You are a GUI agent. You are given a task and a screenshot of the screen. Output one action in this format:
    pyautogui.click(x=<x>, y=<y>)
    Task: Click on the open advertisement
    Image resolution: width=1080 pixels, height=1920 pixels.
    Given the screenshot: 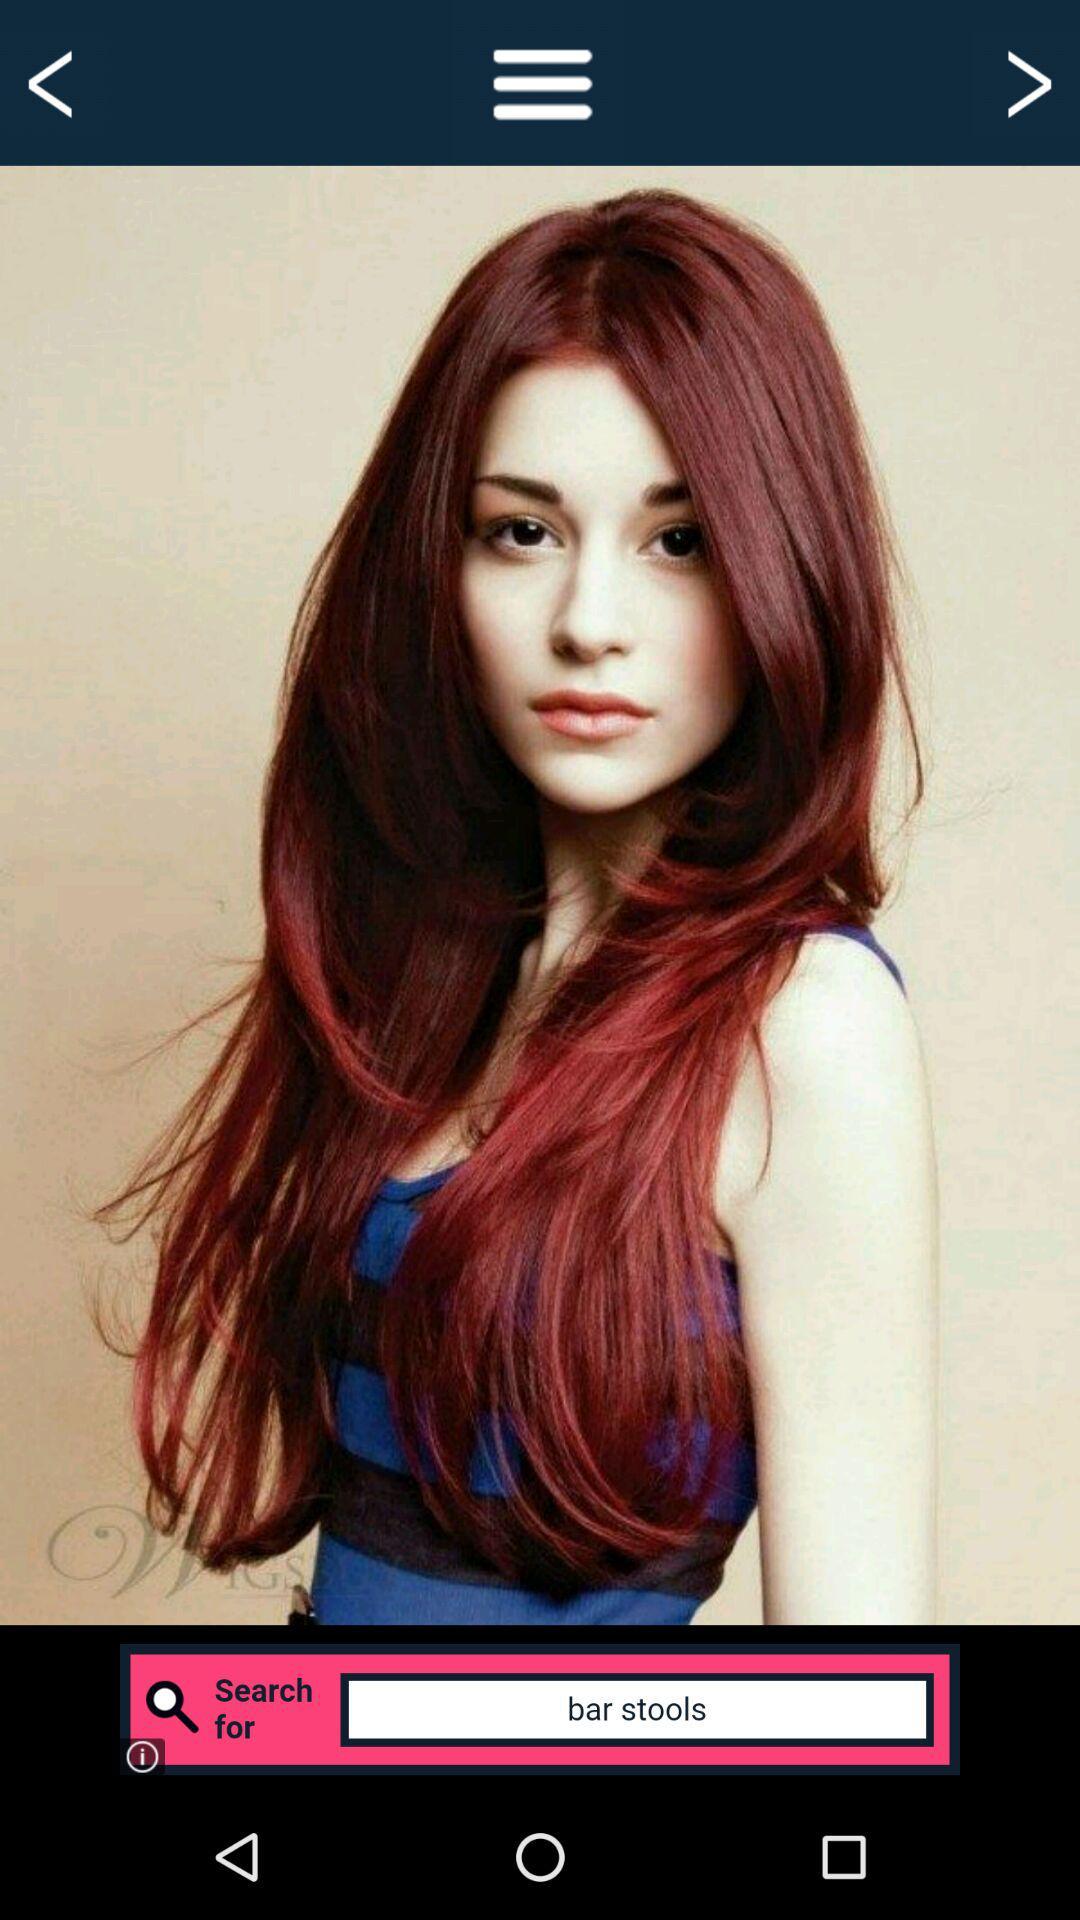 What is the action you would take?
    pyautogui.click(x=540, y=1708)
    